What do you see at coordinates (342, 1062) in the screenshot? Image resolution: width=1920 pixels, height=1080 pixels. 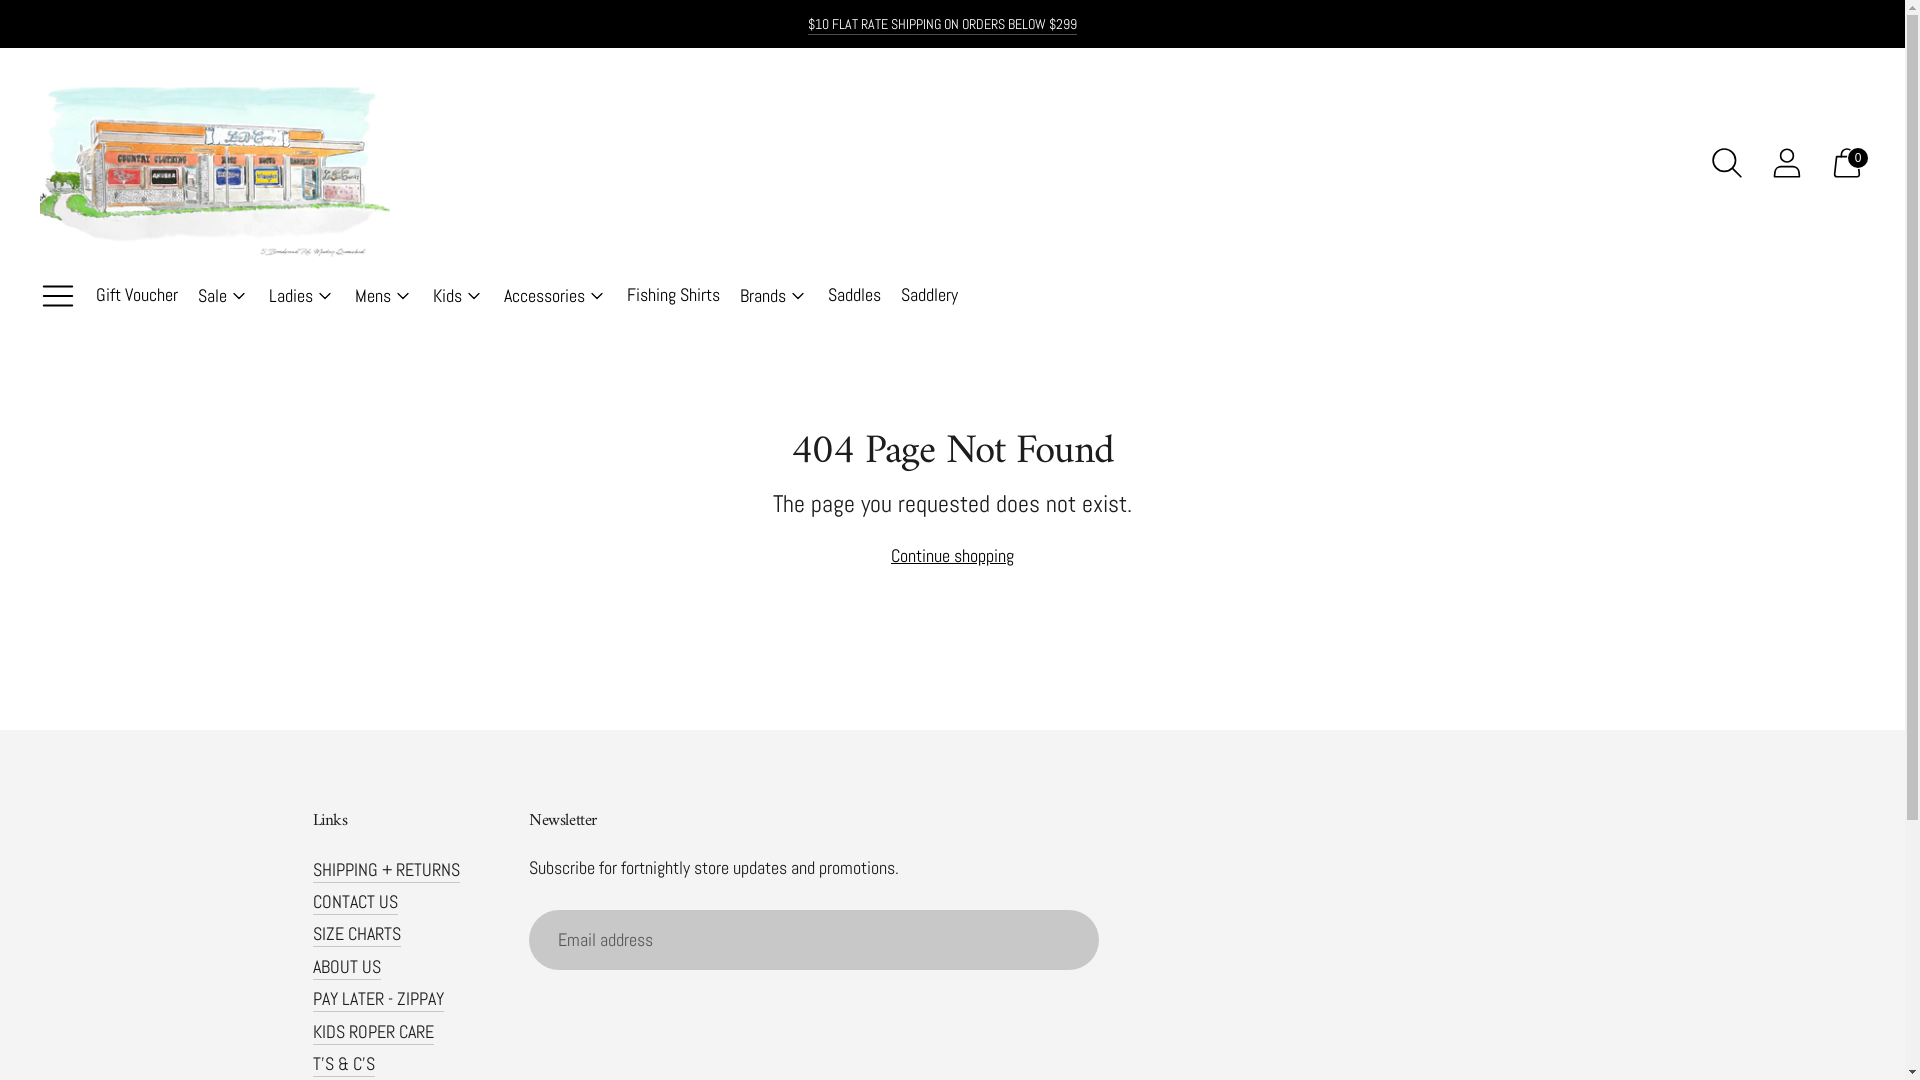 I see `'T'S & C'S'` at bounding box center [342, 1062].